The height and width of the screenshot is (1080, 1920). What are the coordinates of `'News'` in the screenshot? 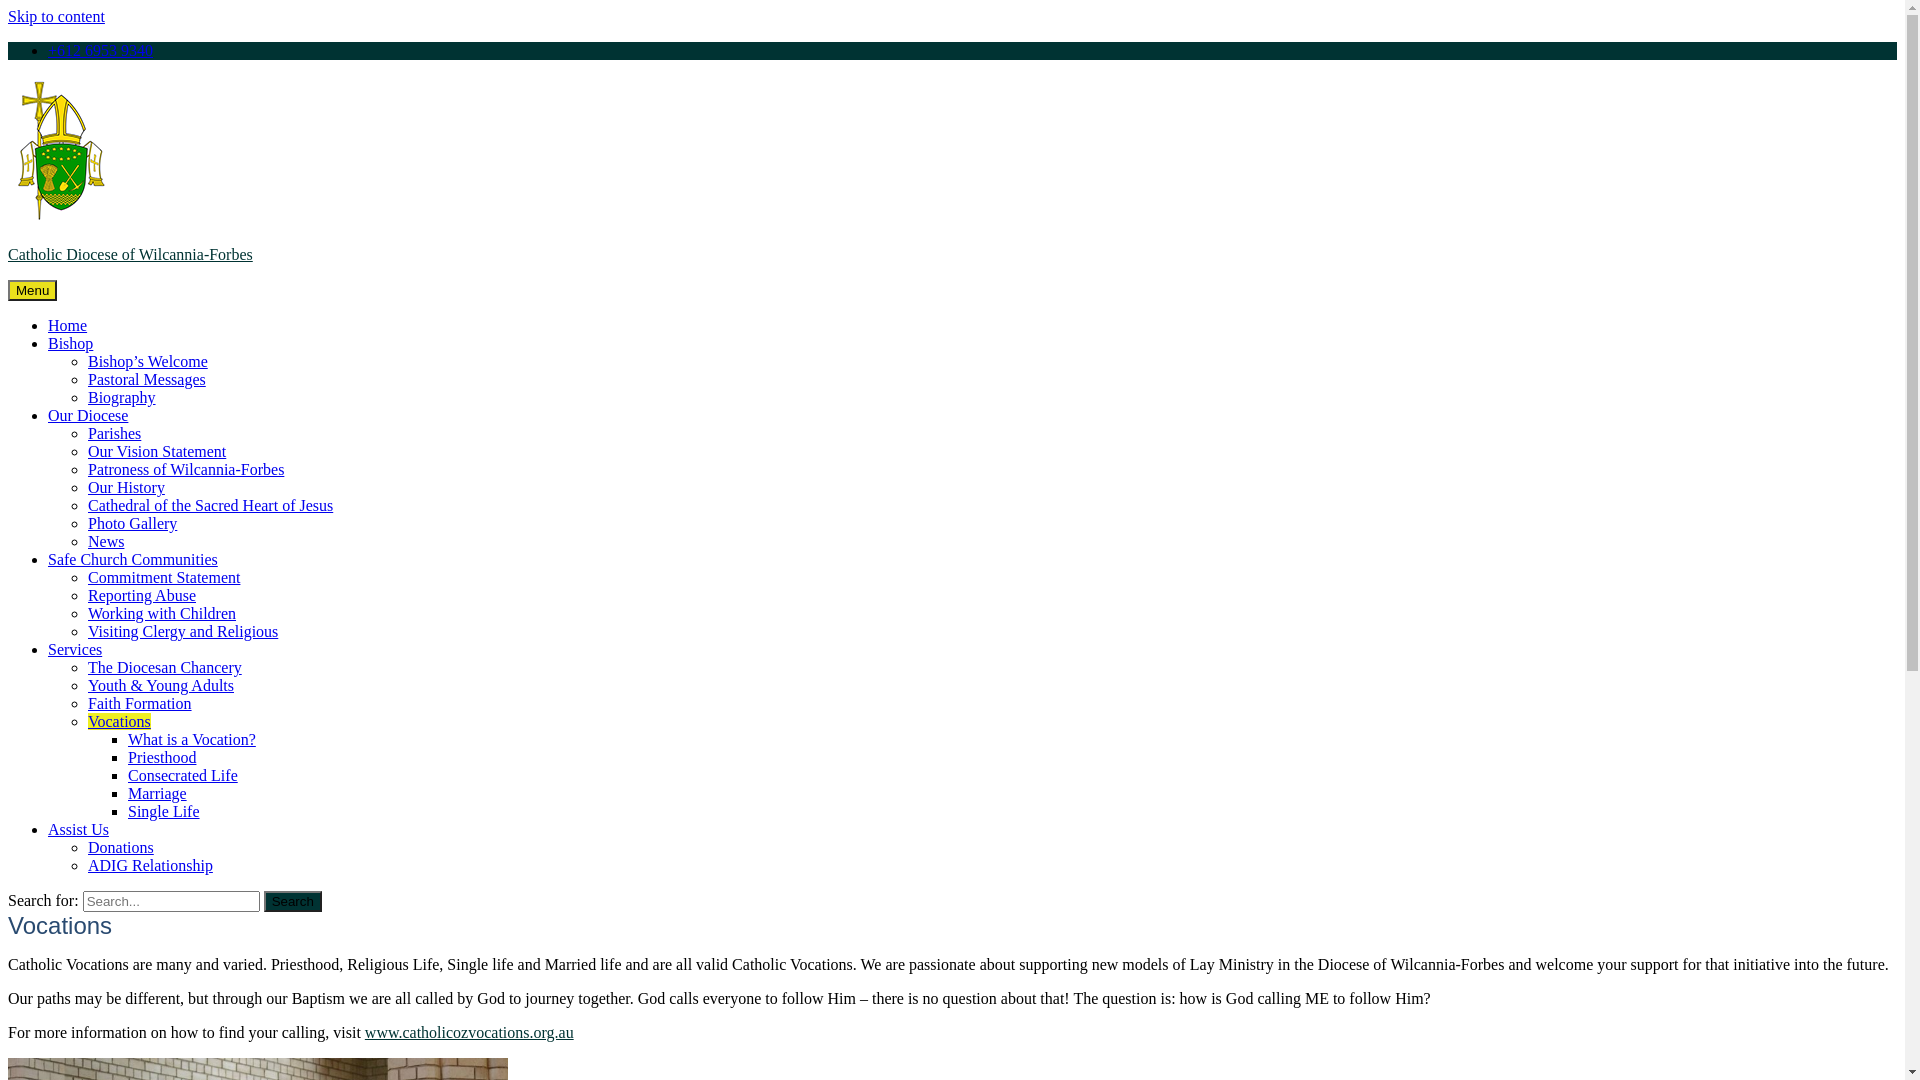 It's located at (104, 541).